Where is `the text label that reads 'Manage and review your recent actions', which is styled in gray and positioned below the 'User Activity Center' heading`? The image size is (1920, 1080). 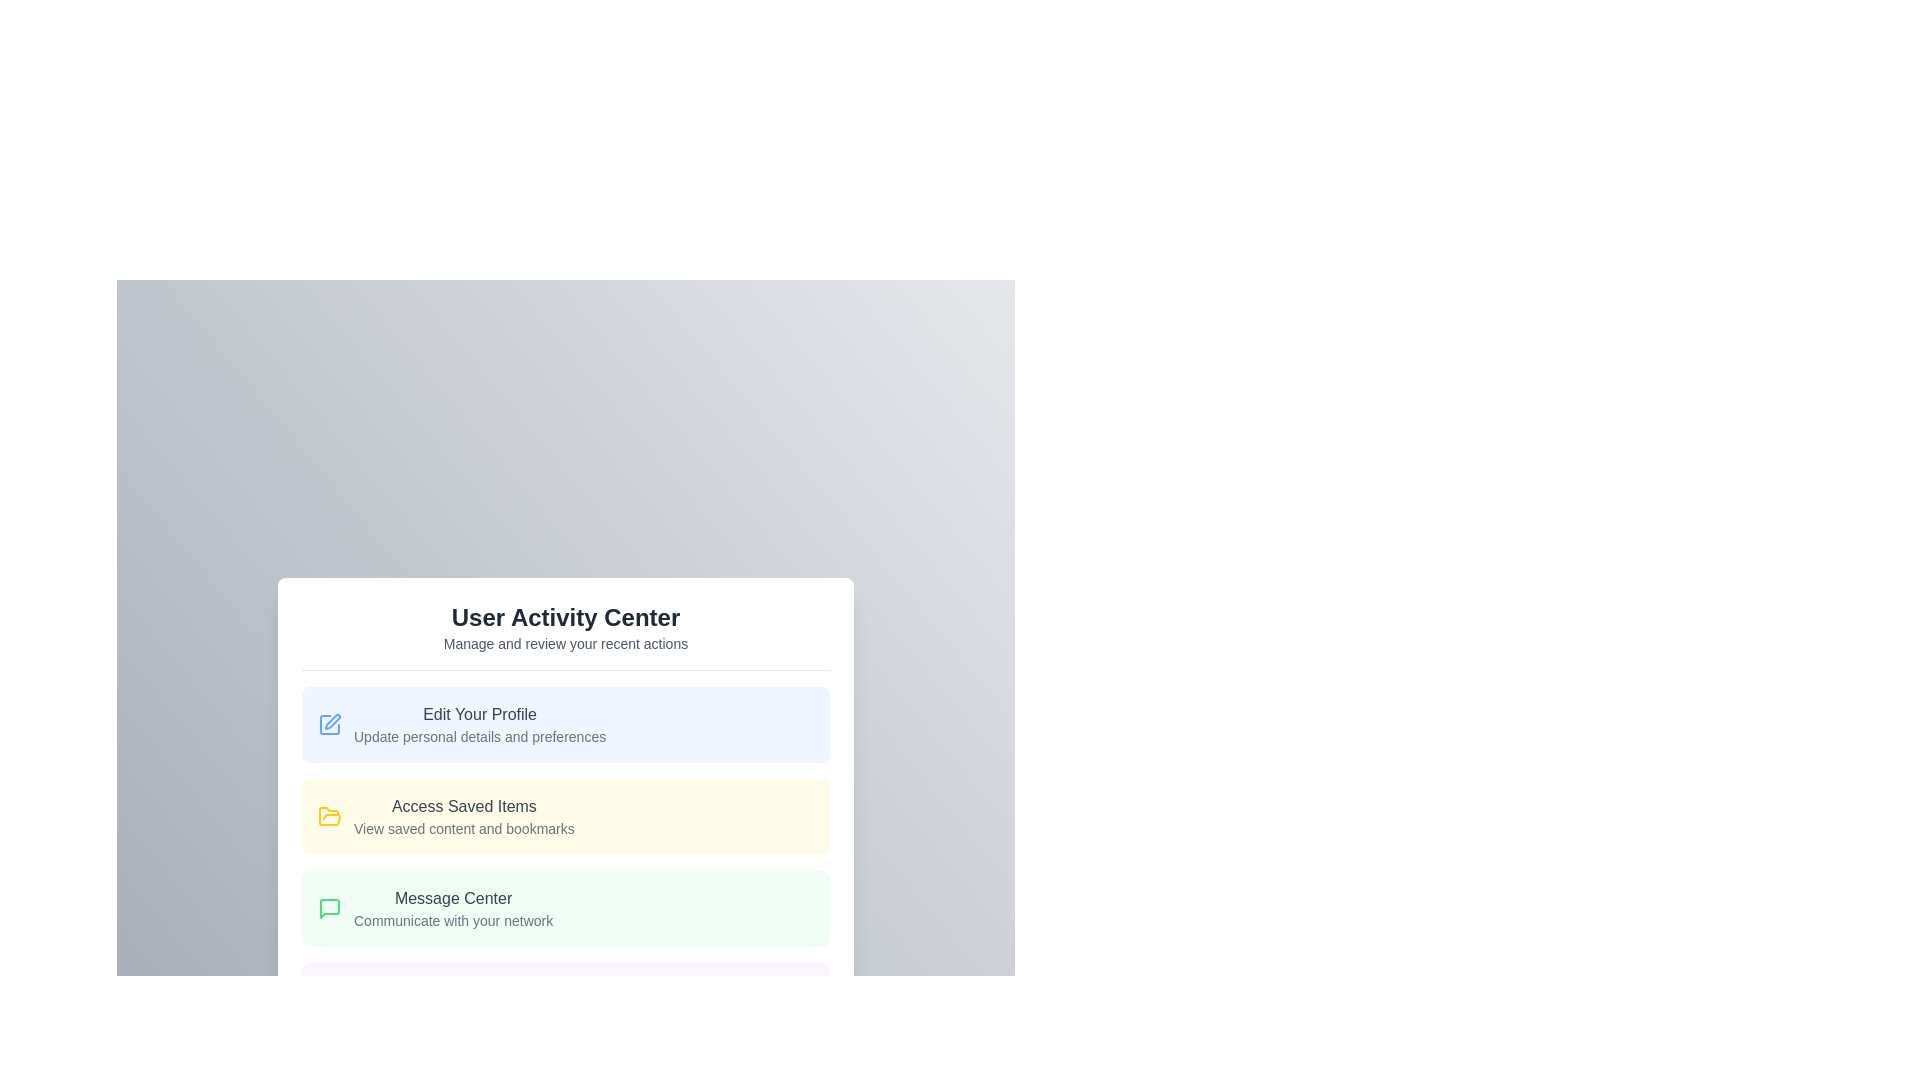
the text label that reads 'Manage and review your recent actions', which is styled in gray and positioned below the 'User Activity Center' heading is located at coordinates (565, 643).